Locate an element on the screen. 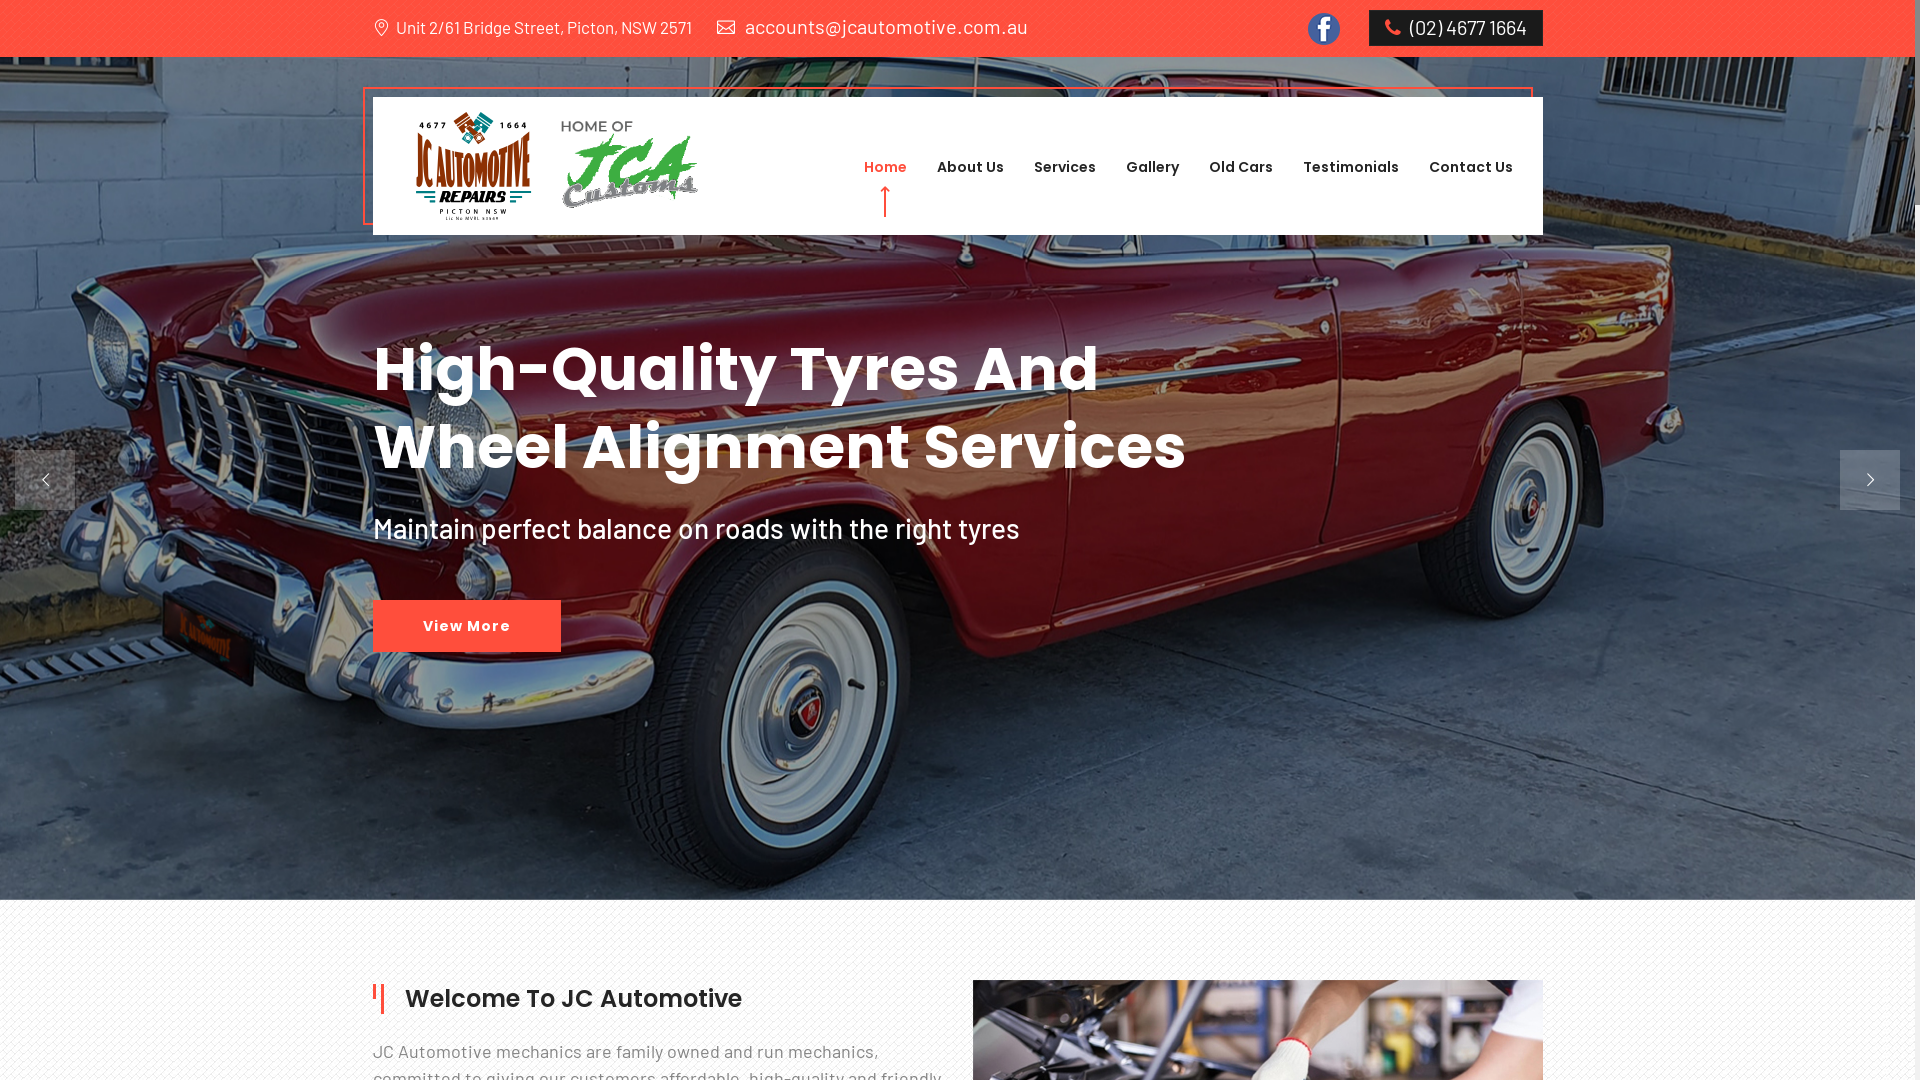  'accounts@jcautomotive.com.au' is located at coordinates (871, 26).